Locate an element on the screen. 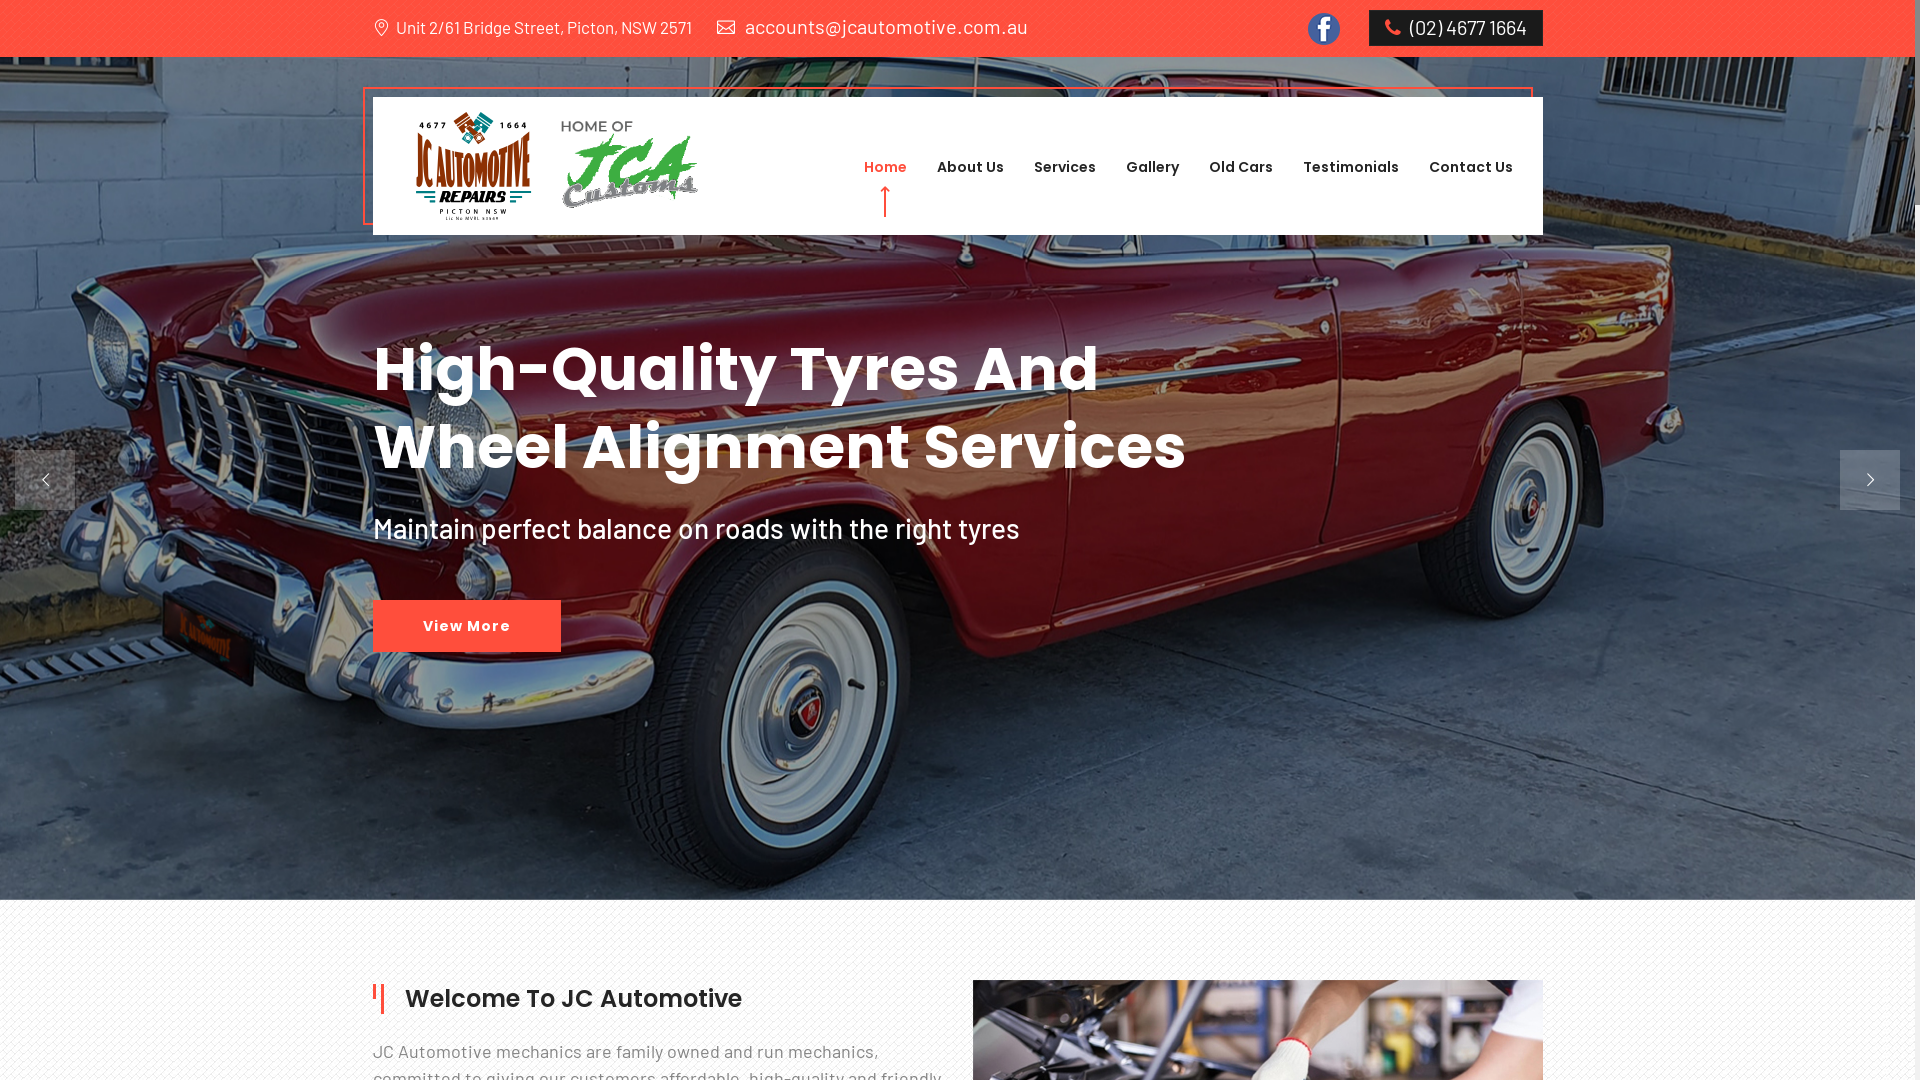  'accounts@jcautomotive.com.au' is located at coordinates (871, 26).